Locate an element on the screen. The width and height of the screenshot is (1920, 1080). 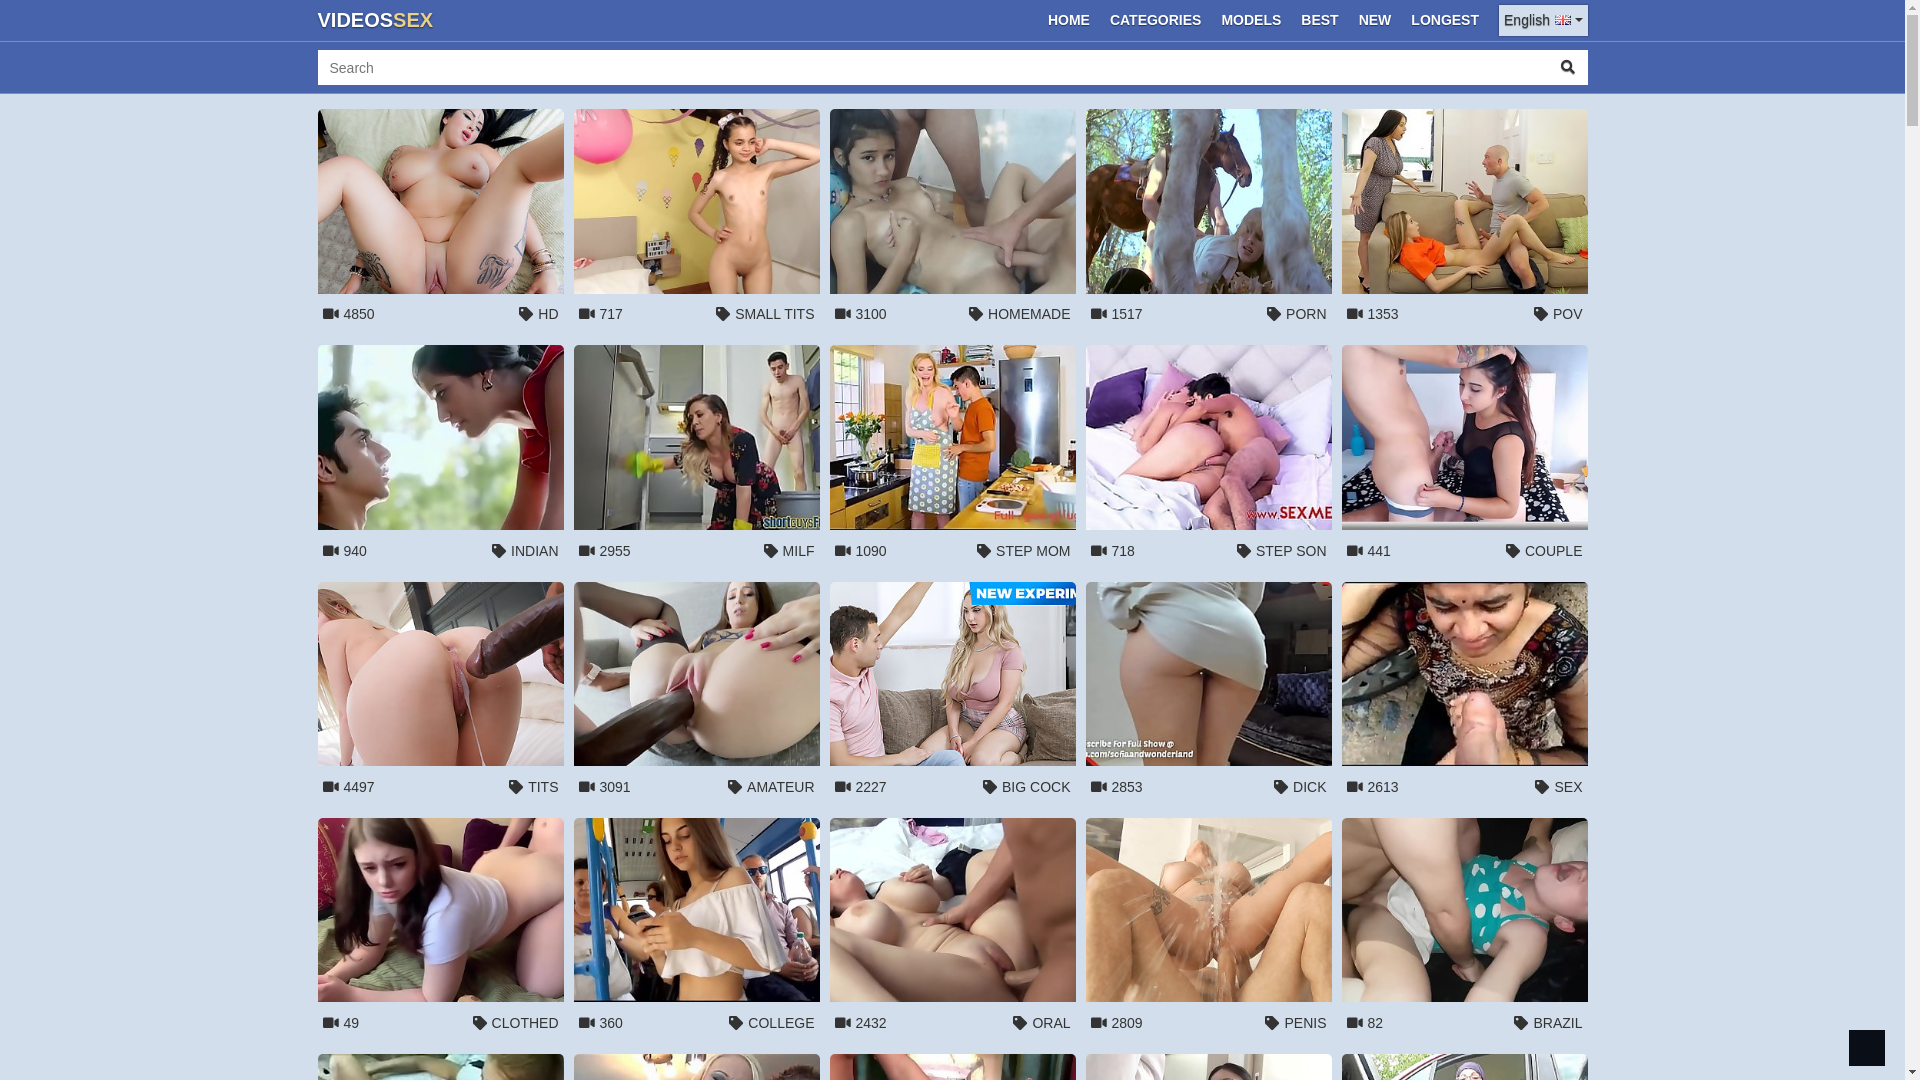
'2809 is located at coordinates (1208, 930).